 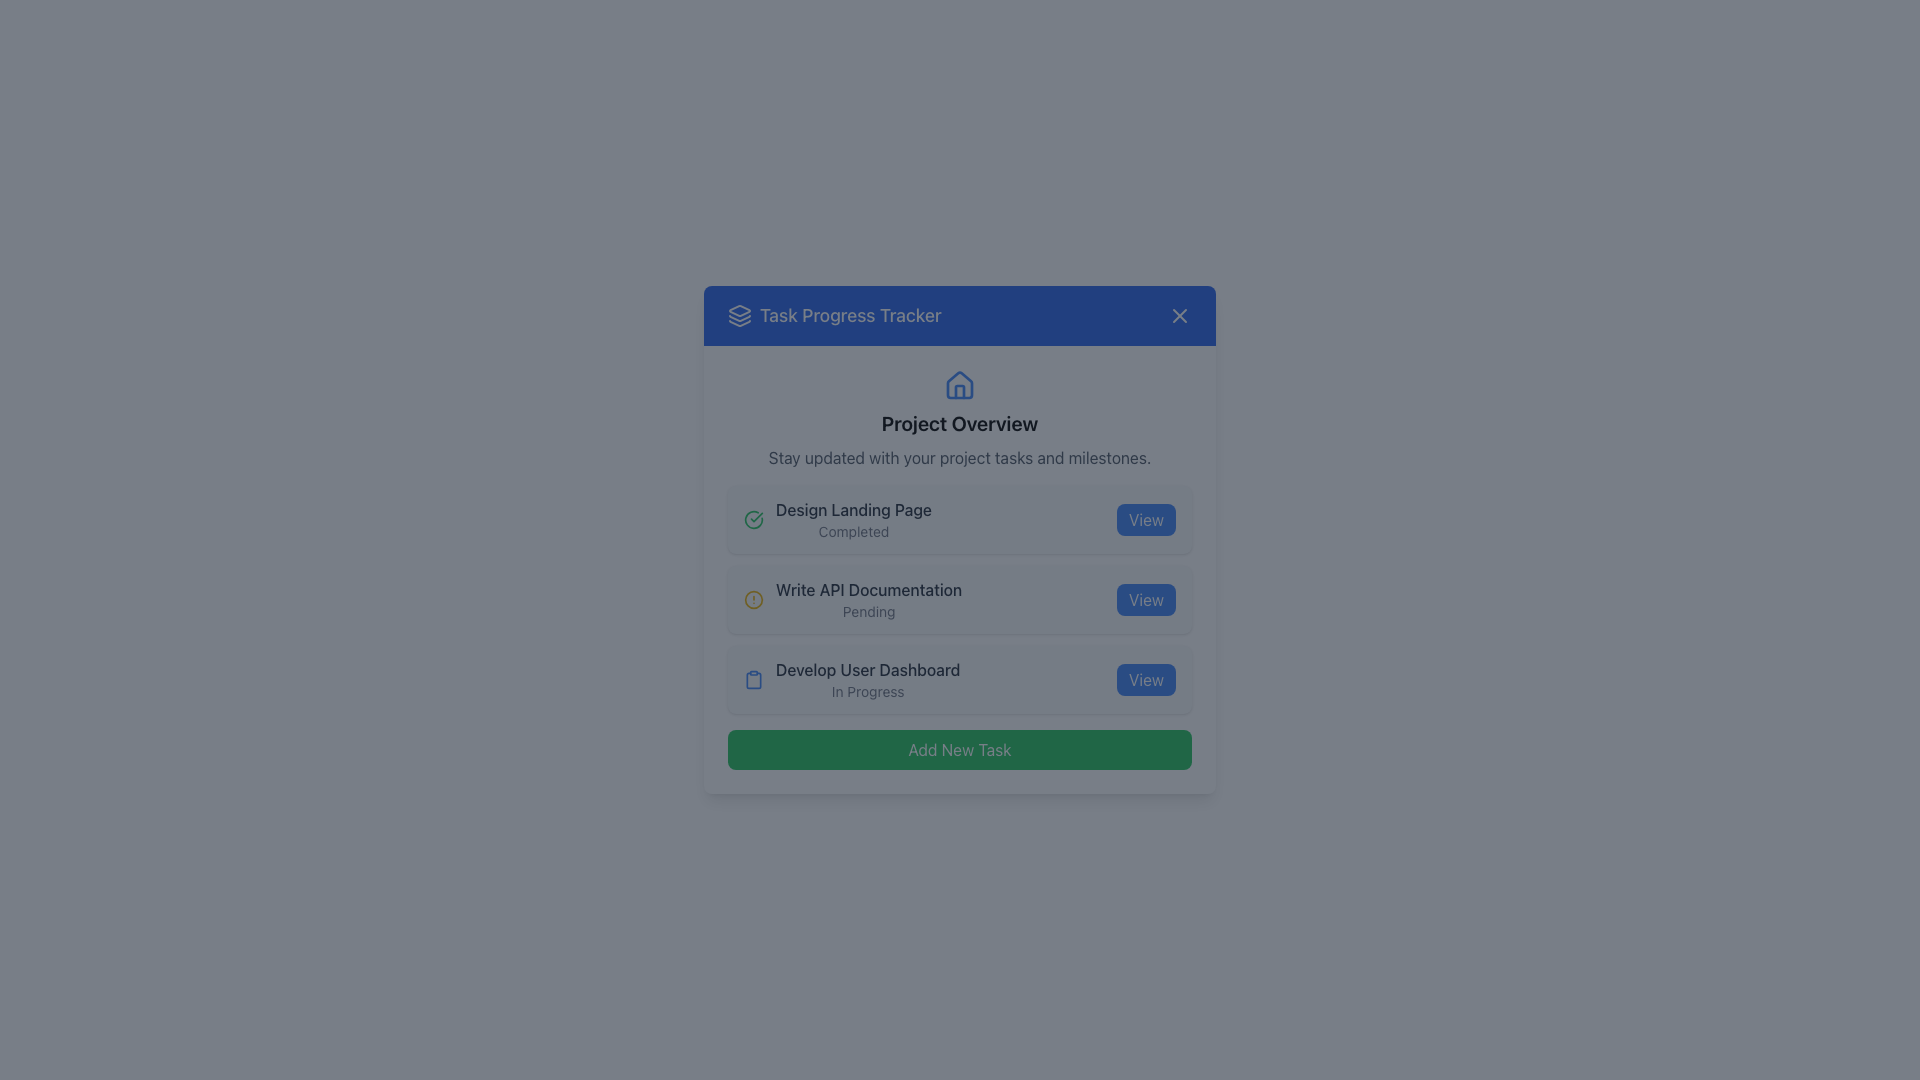 I want to click on the bottommost layer of the graphical vector element in the SVG component, which is part of the 'Task Progress Tracker' header, so click(x=738, y=322).